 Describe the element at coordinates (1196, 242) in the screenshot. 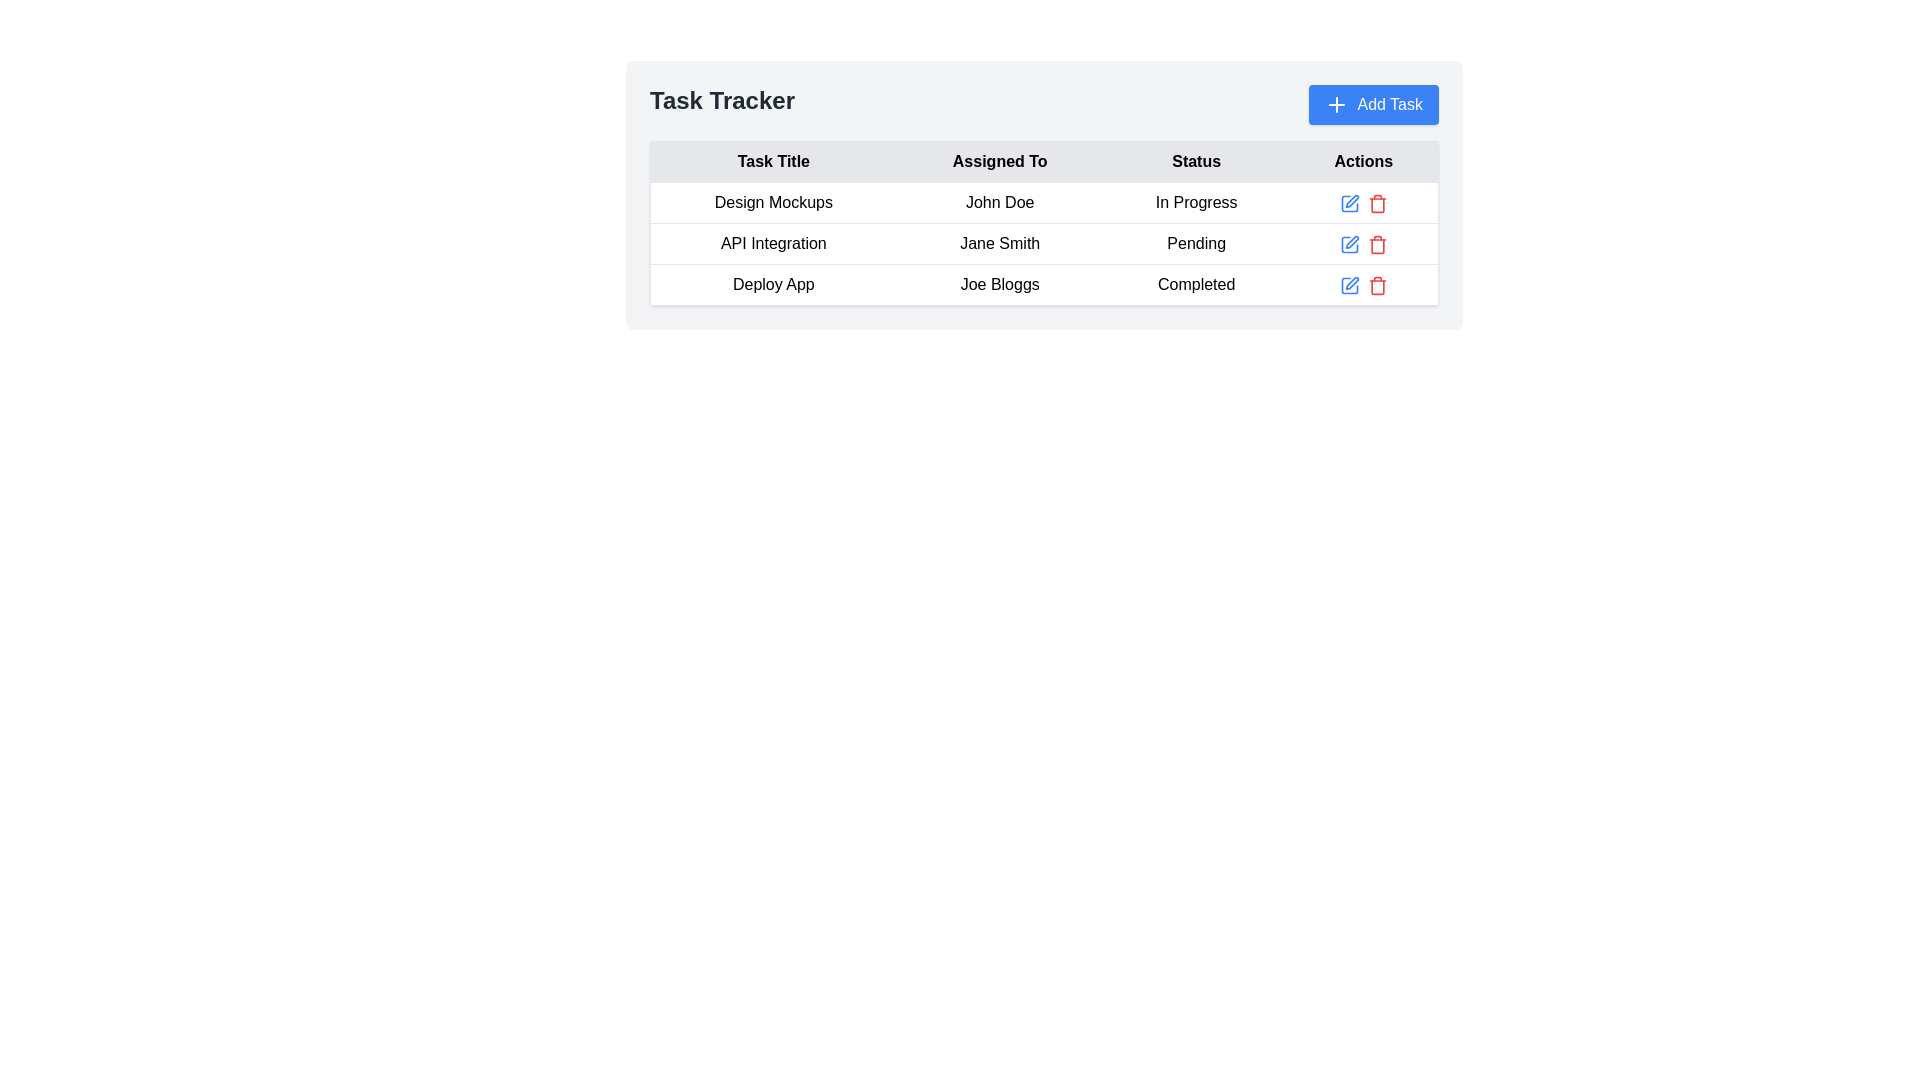

I see `the text label displaying 'Pending' in the 'Status' column of the second row of the table` at that location.